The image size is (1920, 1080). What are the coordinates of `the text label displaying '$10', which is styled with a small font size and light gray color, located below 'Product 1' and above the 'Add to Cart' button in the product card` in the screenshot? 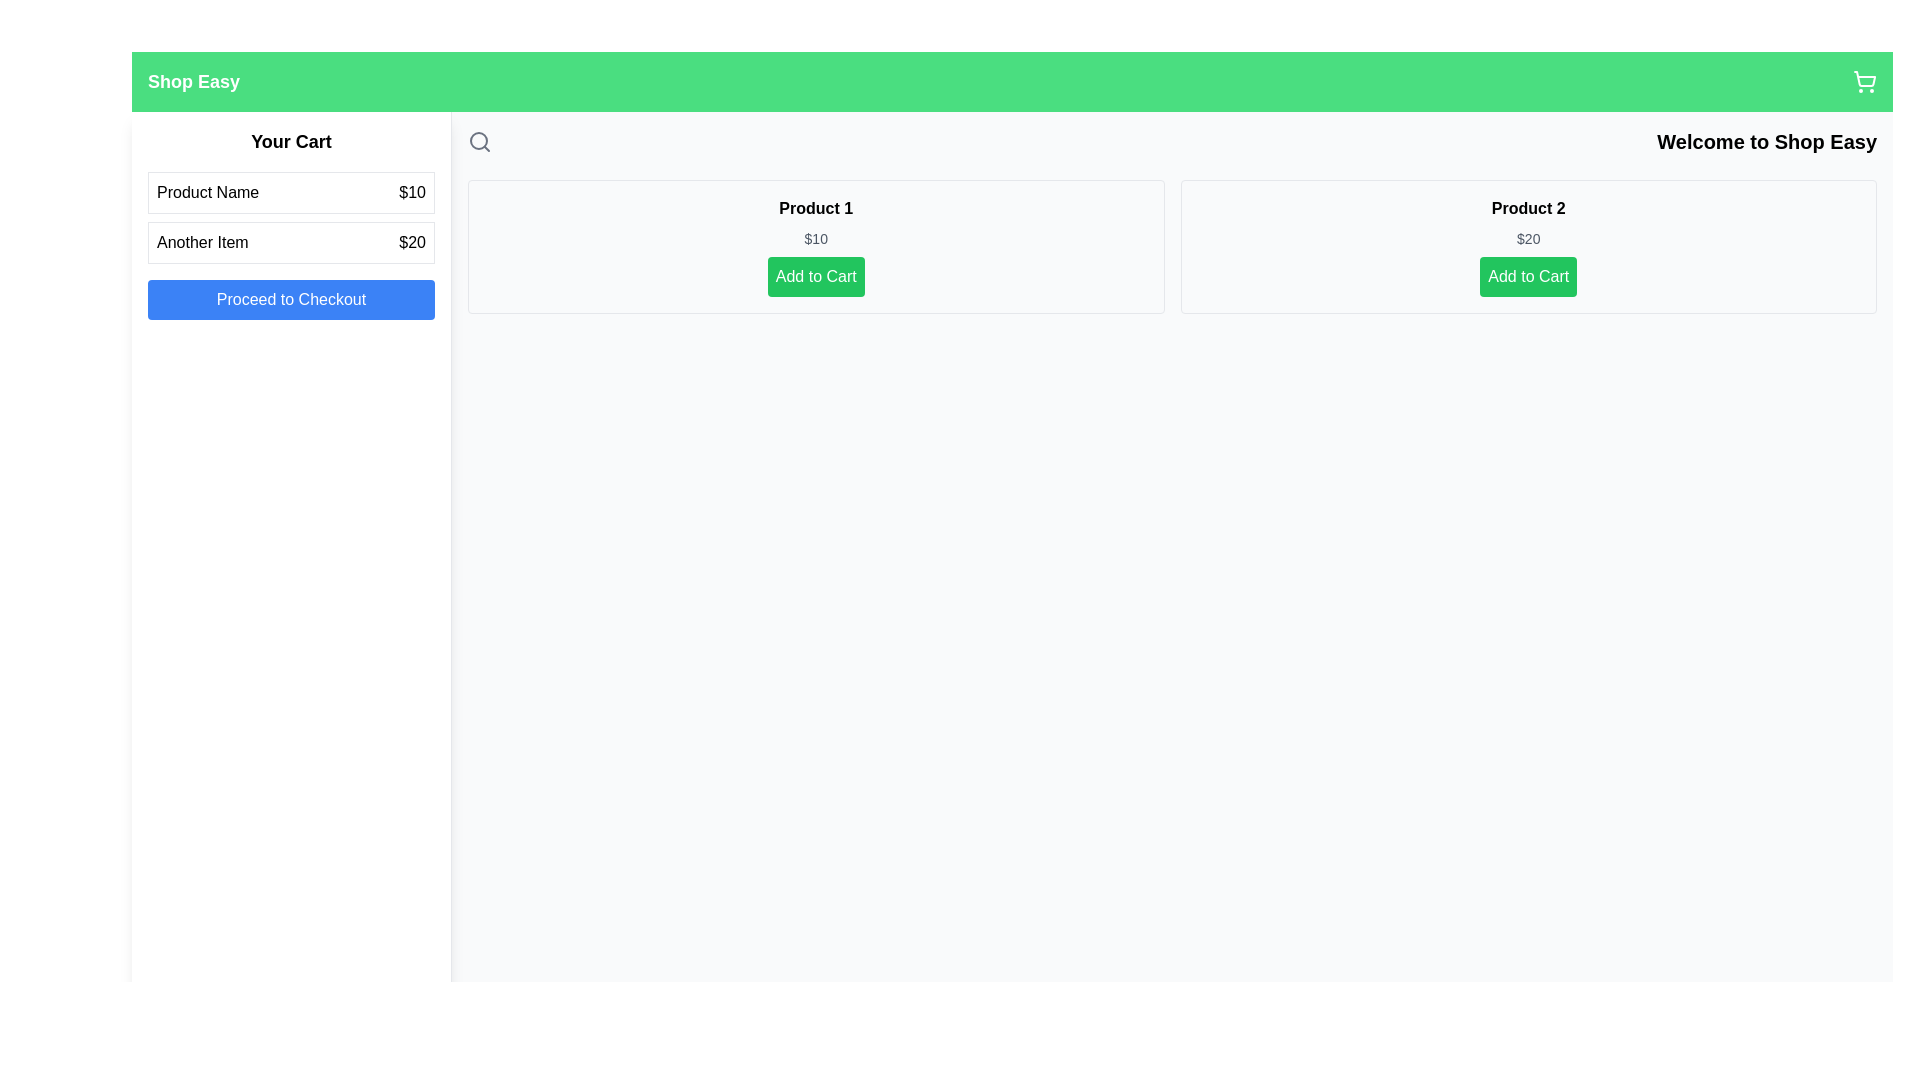 It's located at (816, 238).